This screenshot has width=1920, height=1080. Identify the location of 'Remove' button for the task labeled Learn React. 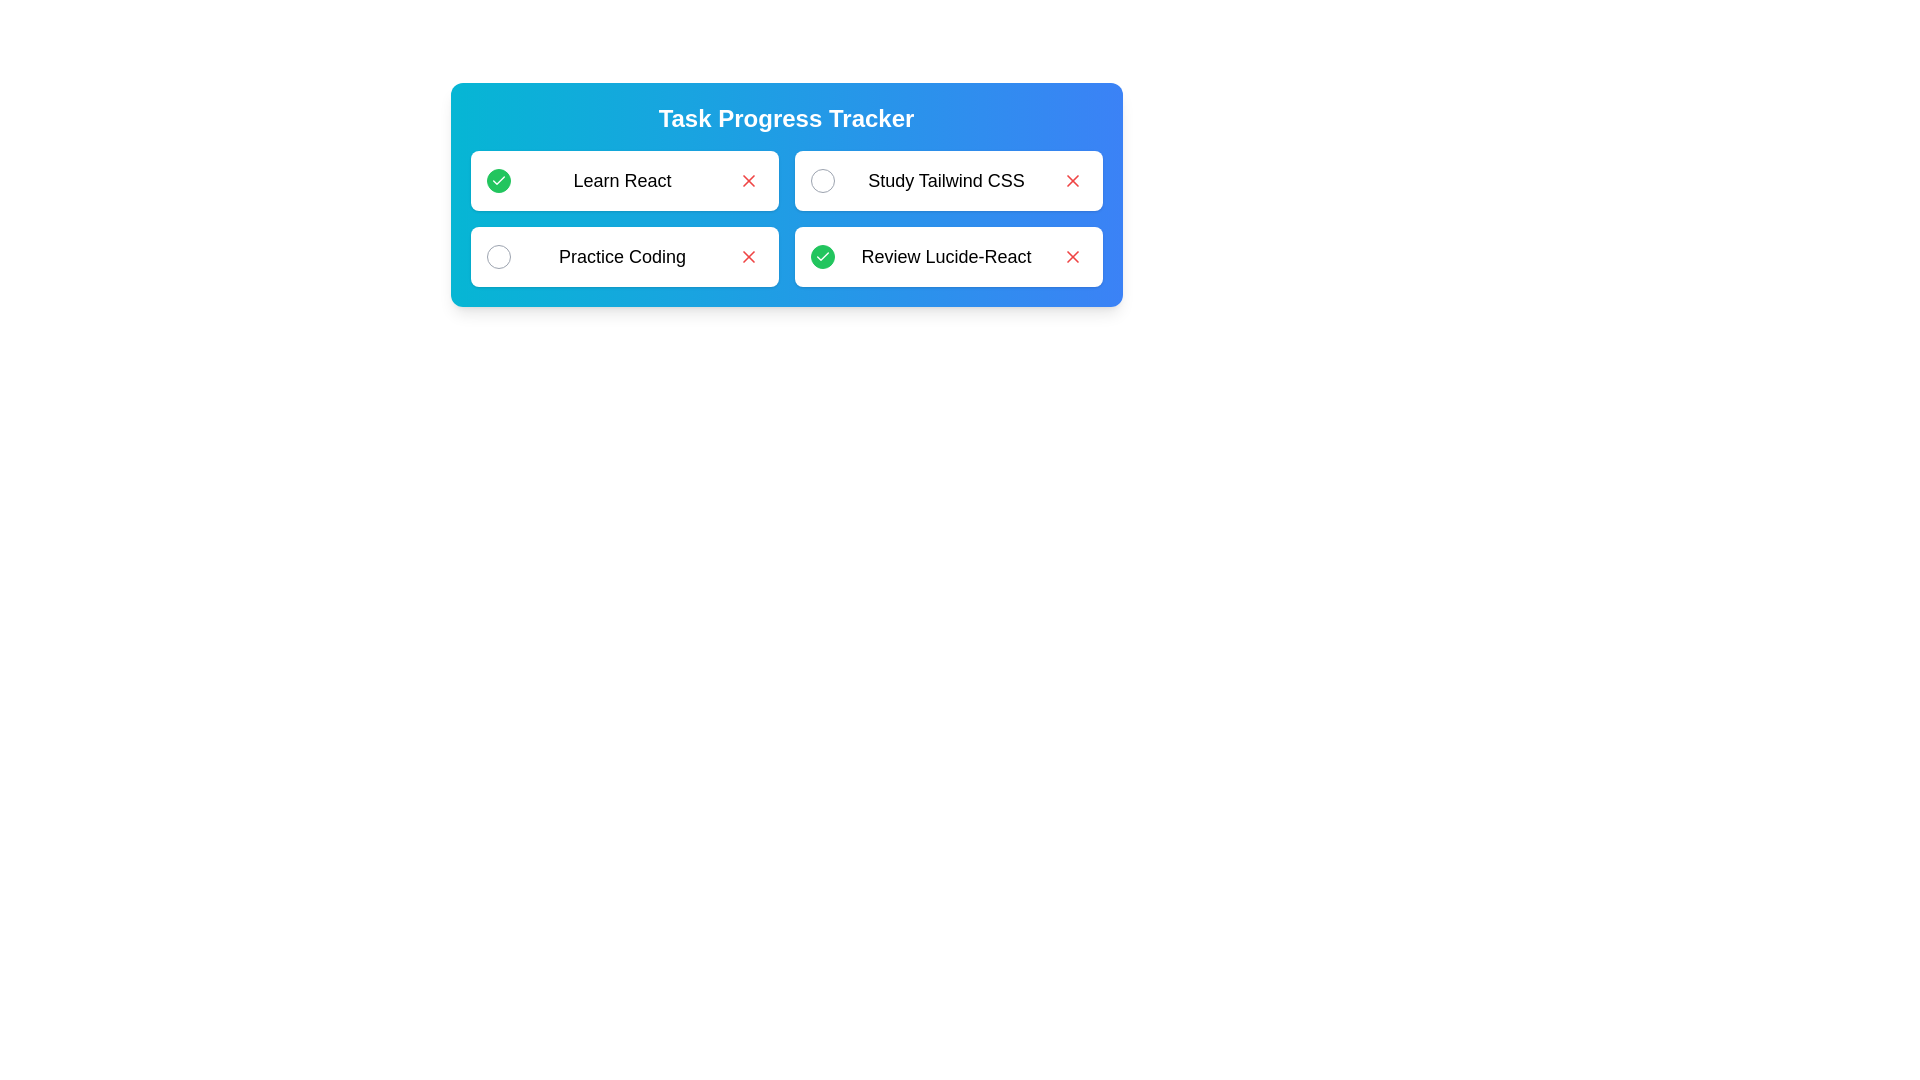
(747, 181).